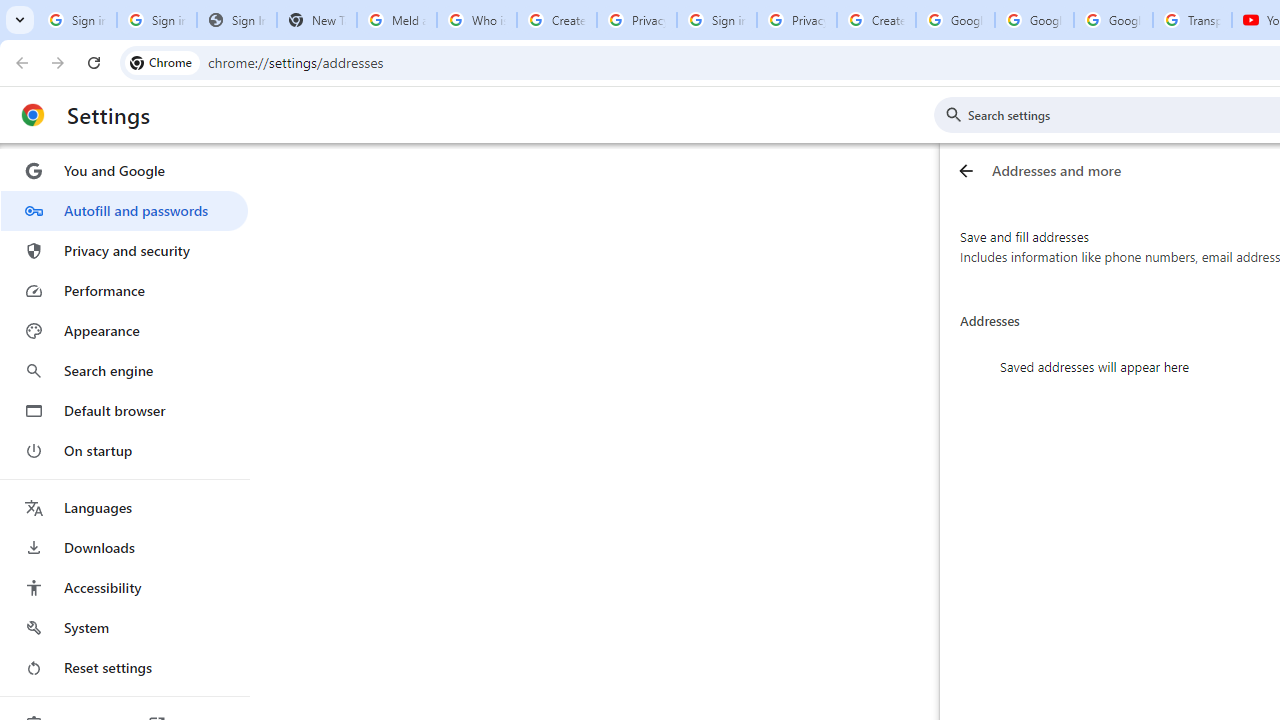 Image resolution: width=1280 pixels, height=720 pixels. What do you see at coordinates (123, 547) in the screenshot?
I see `'Downloads'` at bounding box center [123, 547].